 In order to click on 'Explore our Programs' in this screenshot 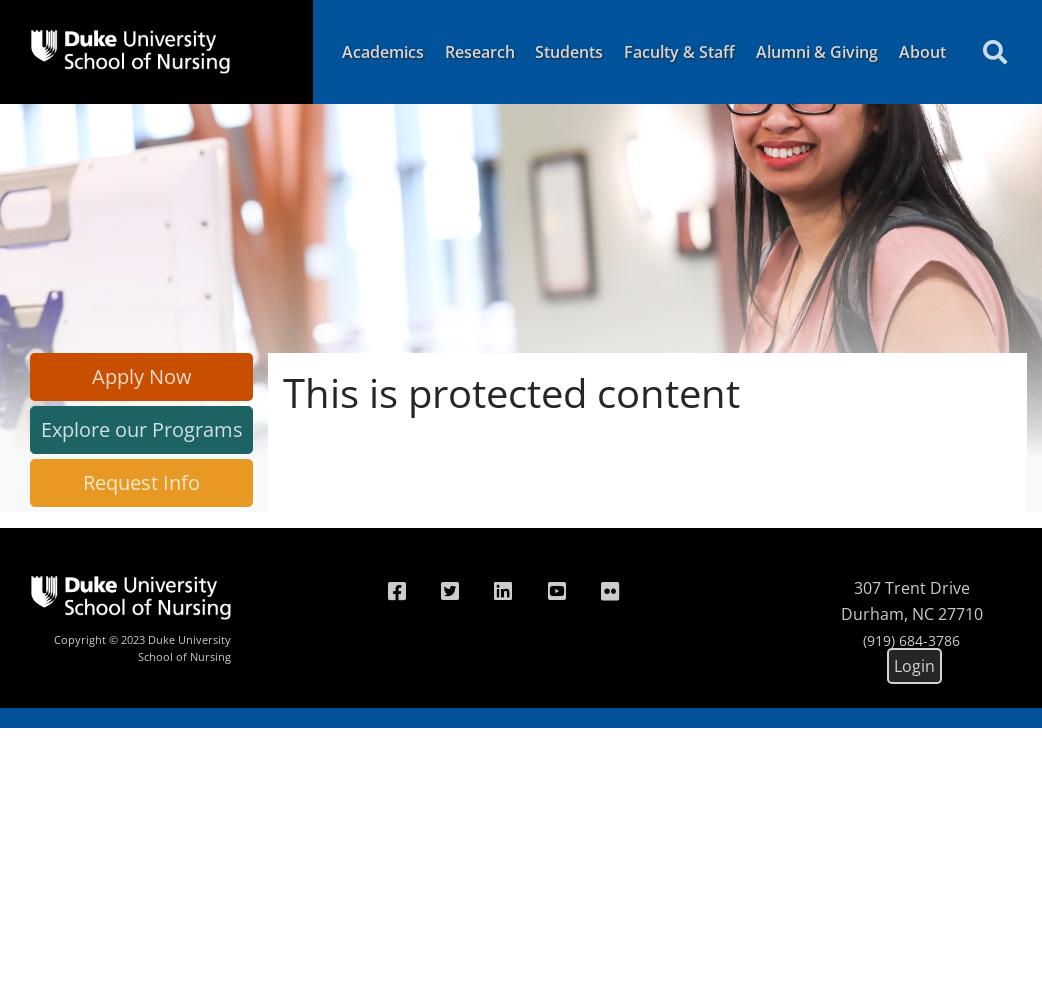, I will do `click(140, 429)`.